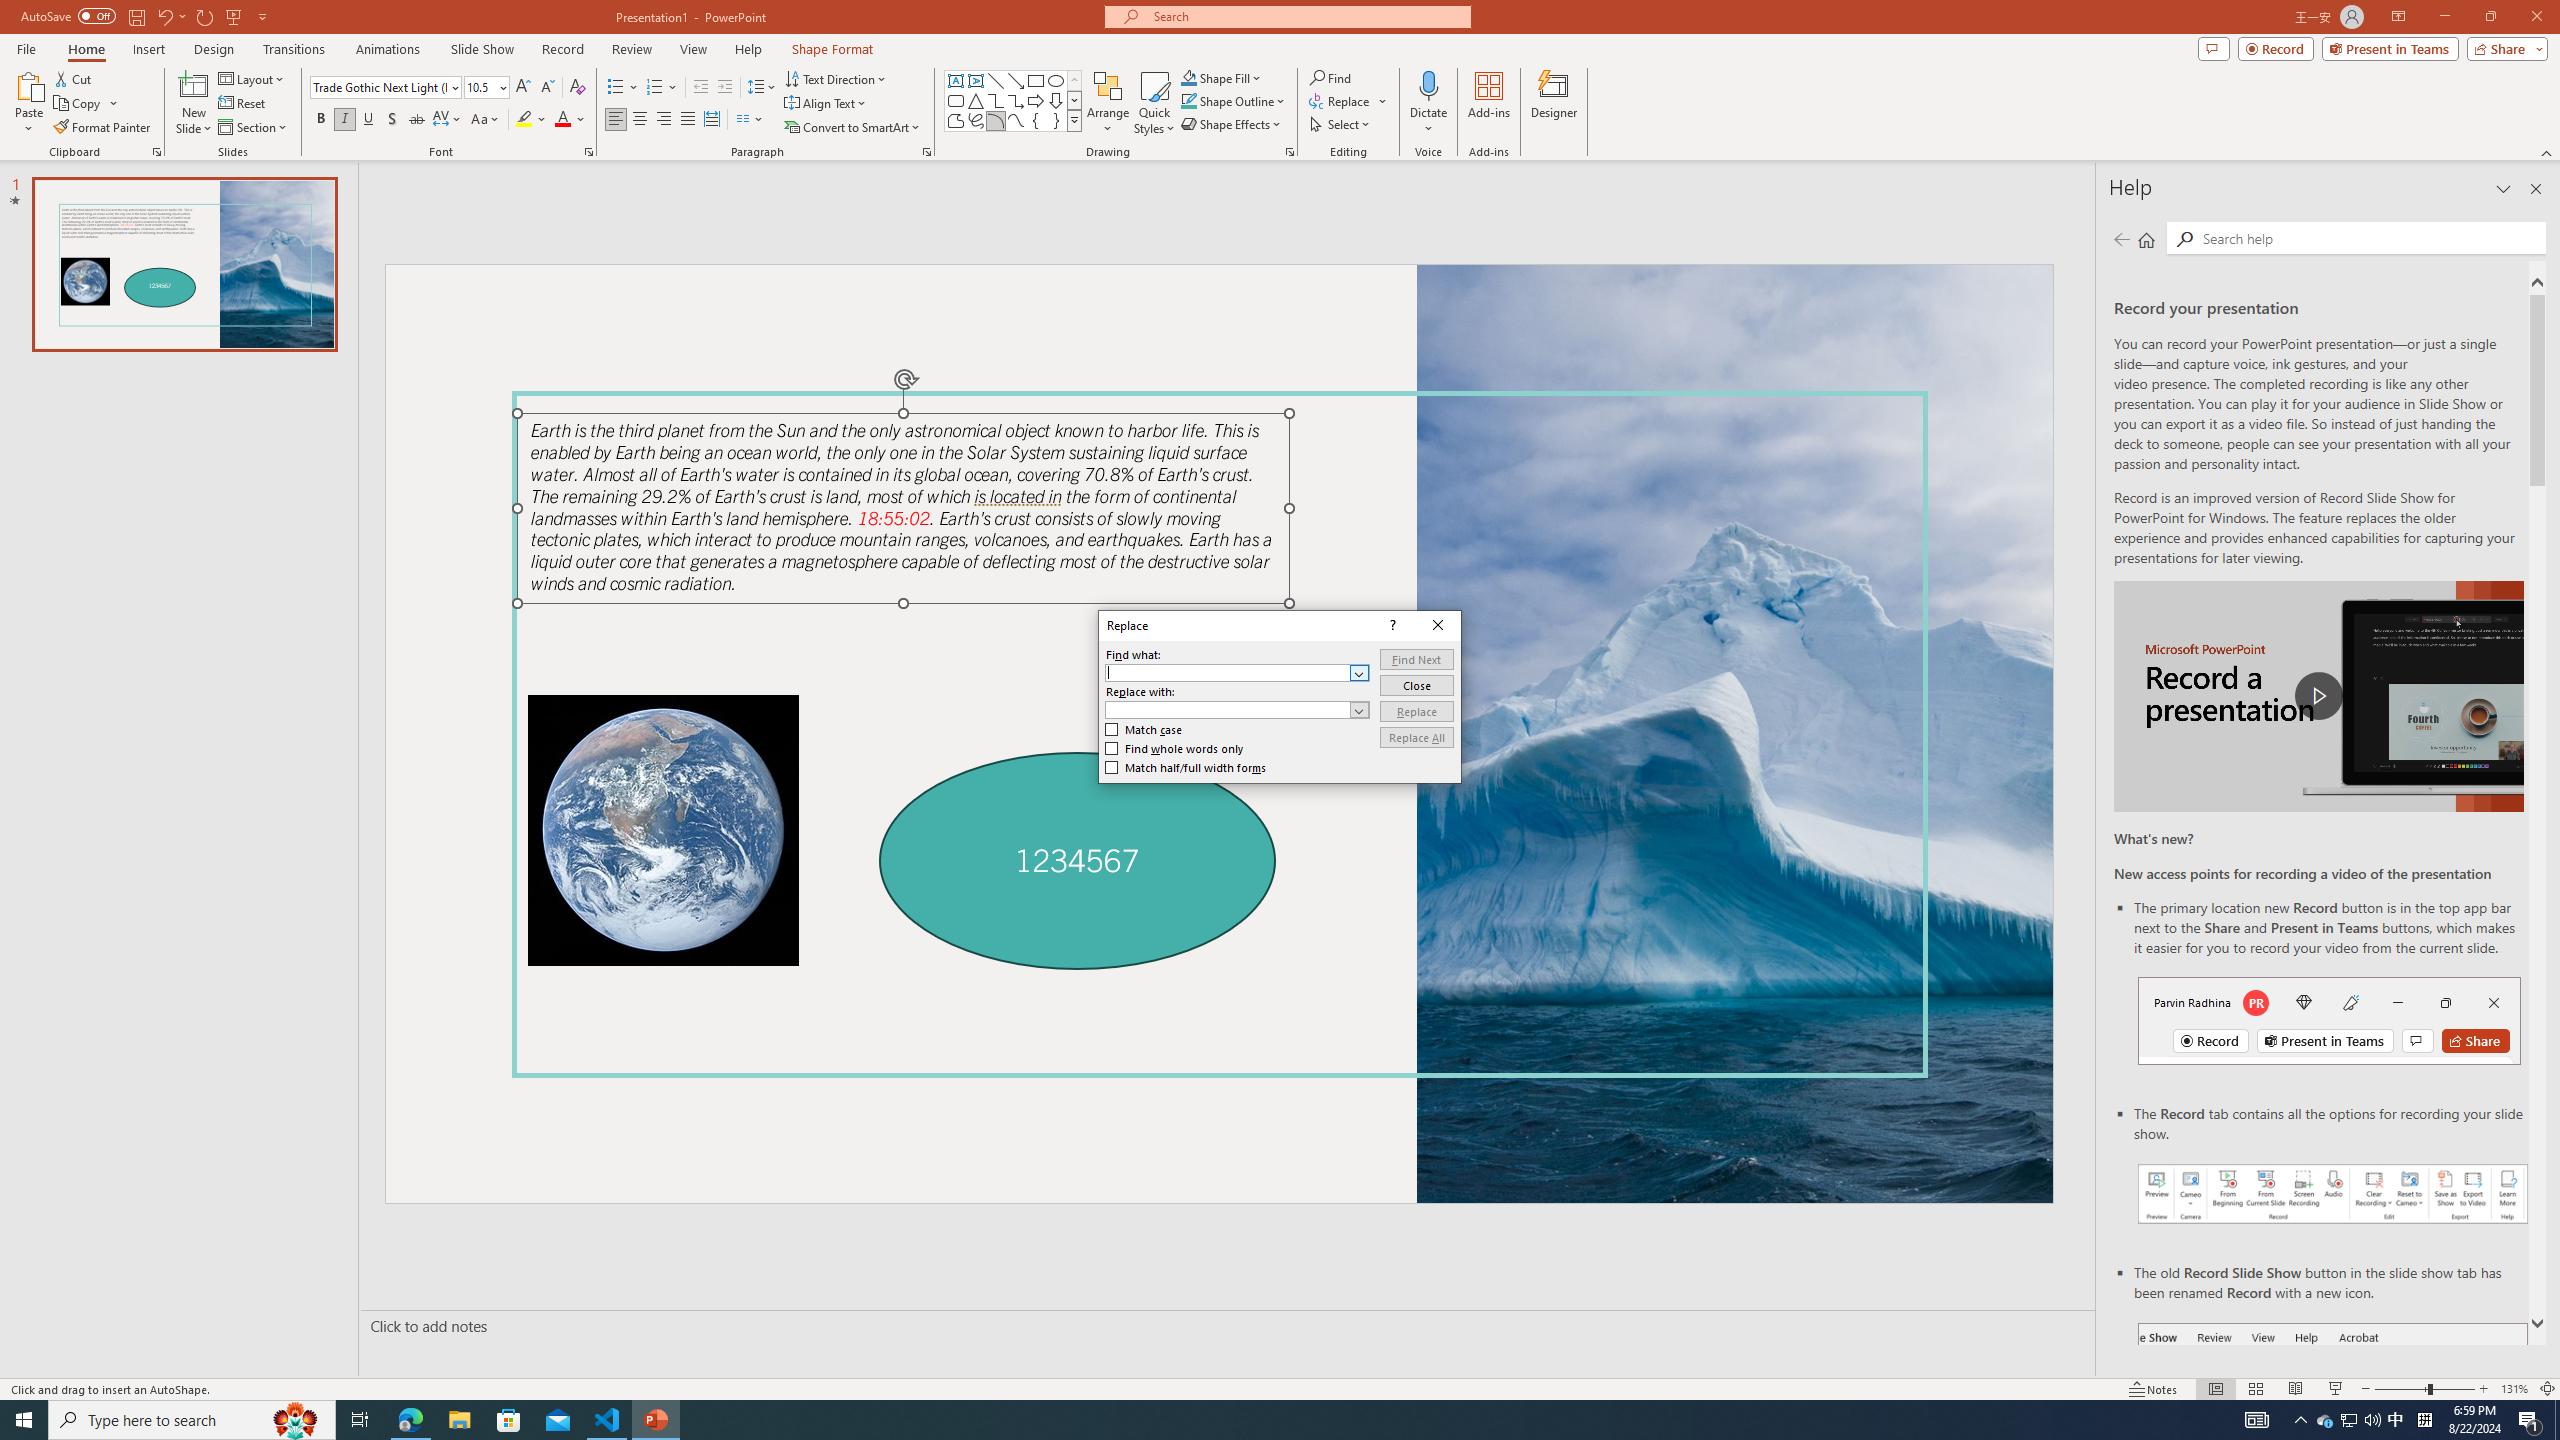 This screenshot has width=2560, height=1440. What do you see at coordinates (836, 78) in the screenshot?
I see `'Text Box'` at bounding box center [836, 78].